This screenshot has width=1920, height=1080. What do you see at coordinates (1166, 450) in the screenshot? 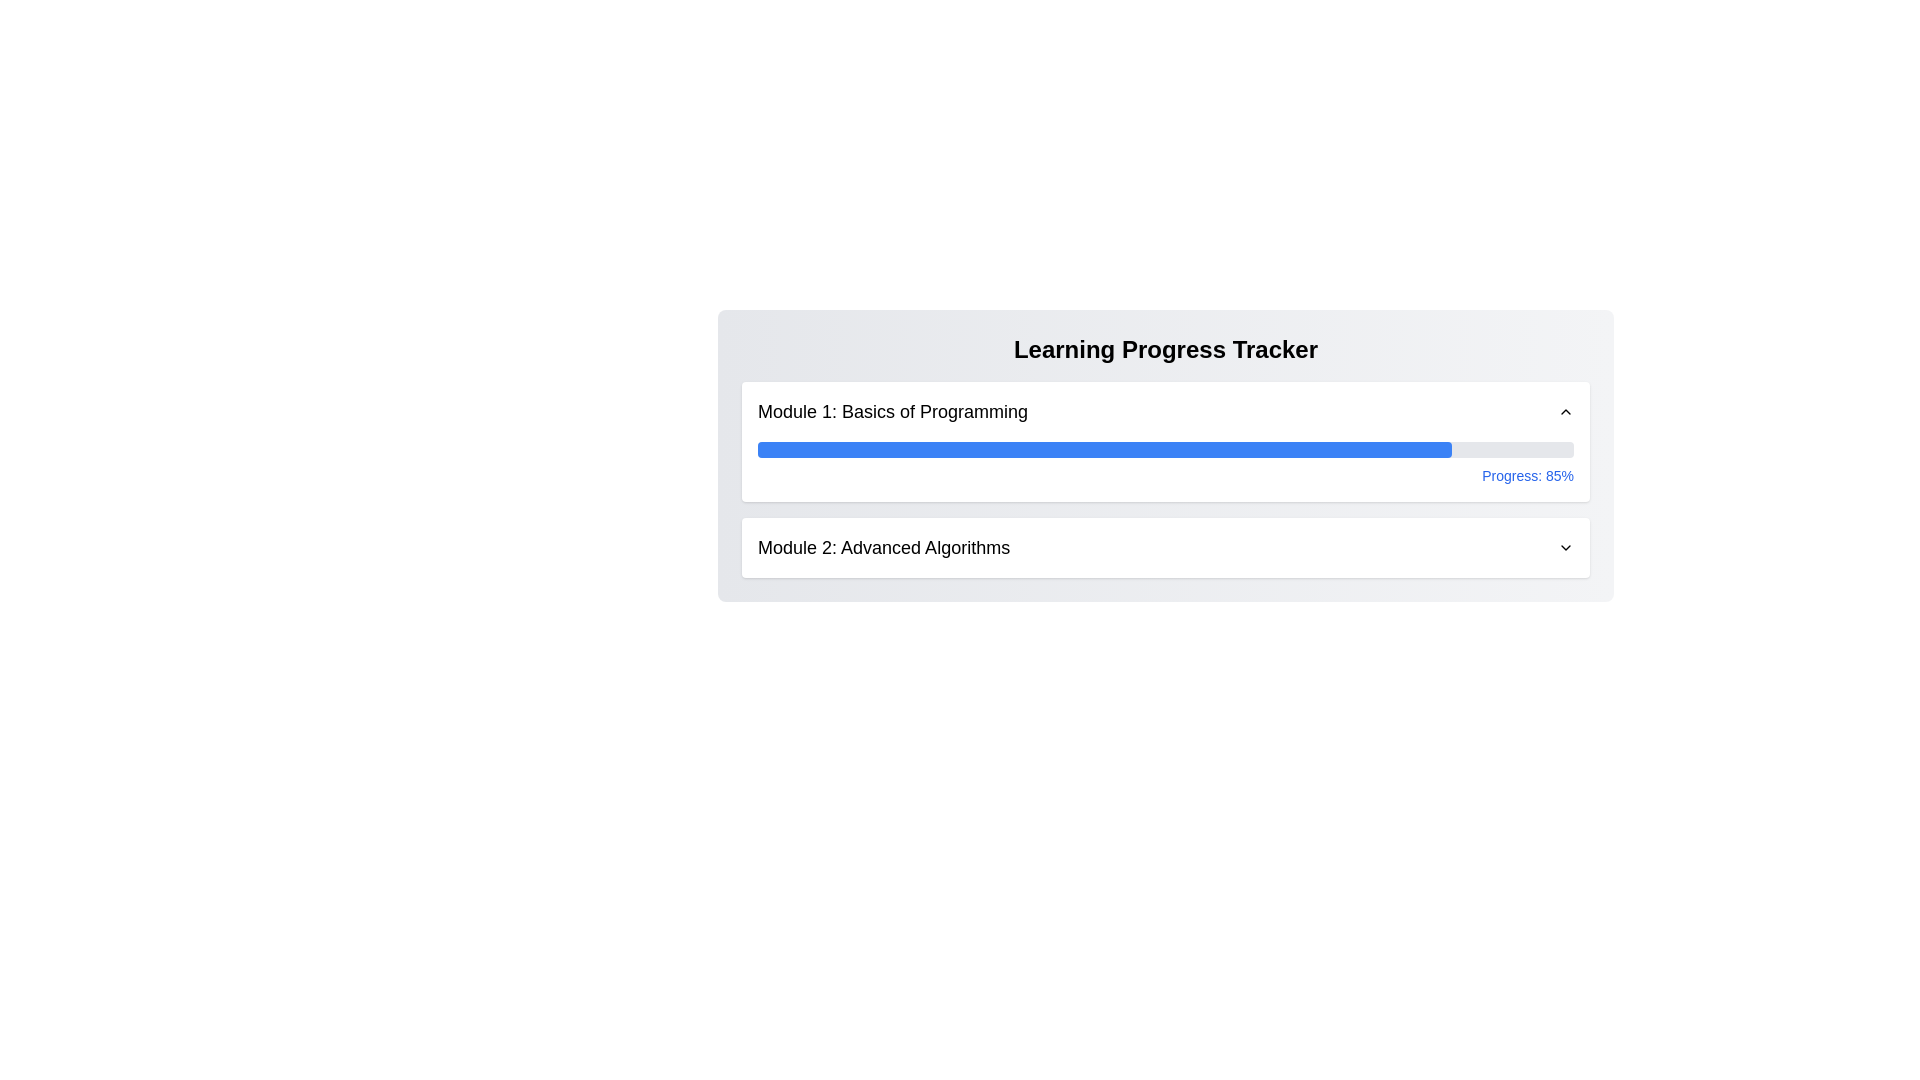
I see `the progress bar indicating 85% completion in the 'Module 1: Basics of Programming' section of the 'Learning Progress Tracker' interface` at bounding box center [1166, 450].